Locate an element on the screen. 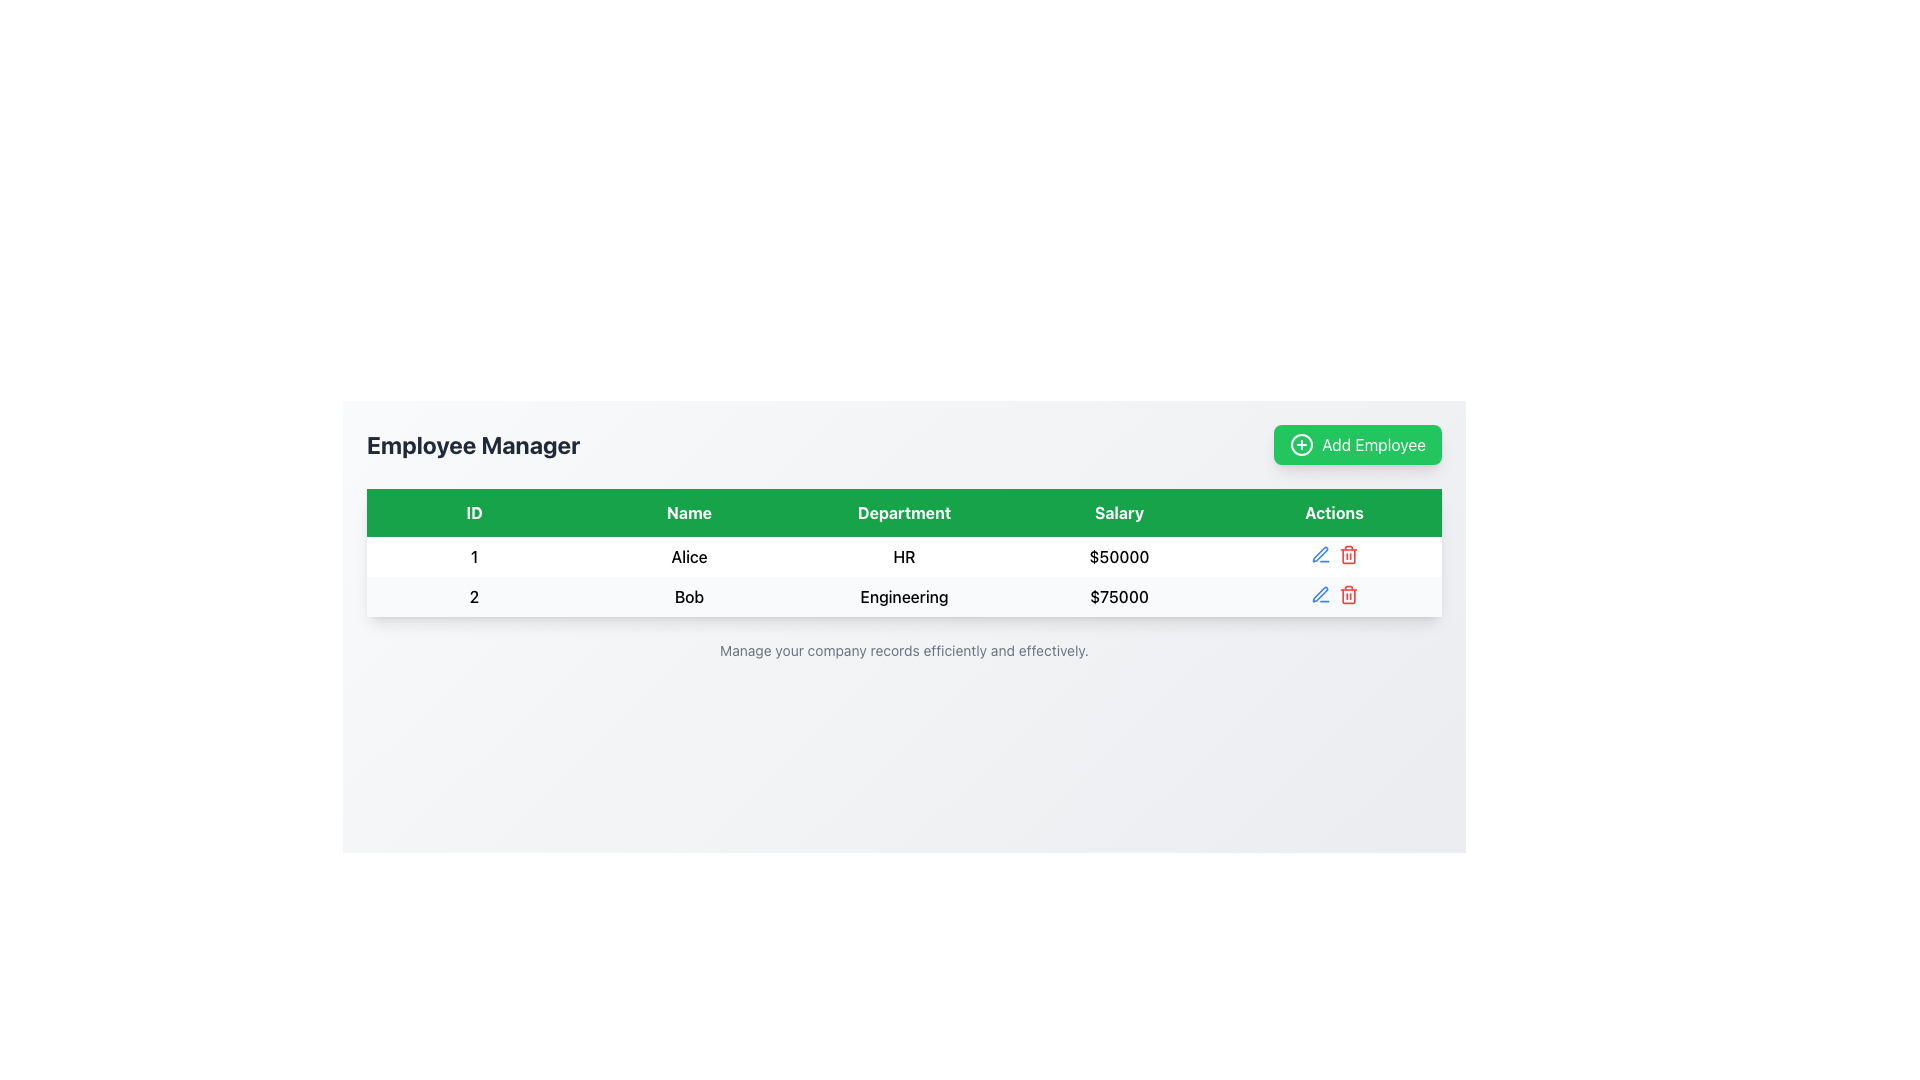 Image resolution: width=1920 pixels, height=1080 pixels. the 'Employee Manager' text label, which serves as the title for the current application page is located at coordinates (472, 443).